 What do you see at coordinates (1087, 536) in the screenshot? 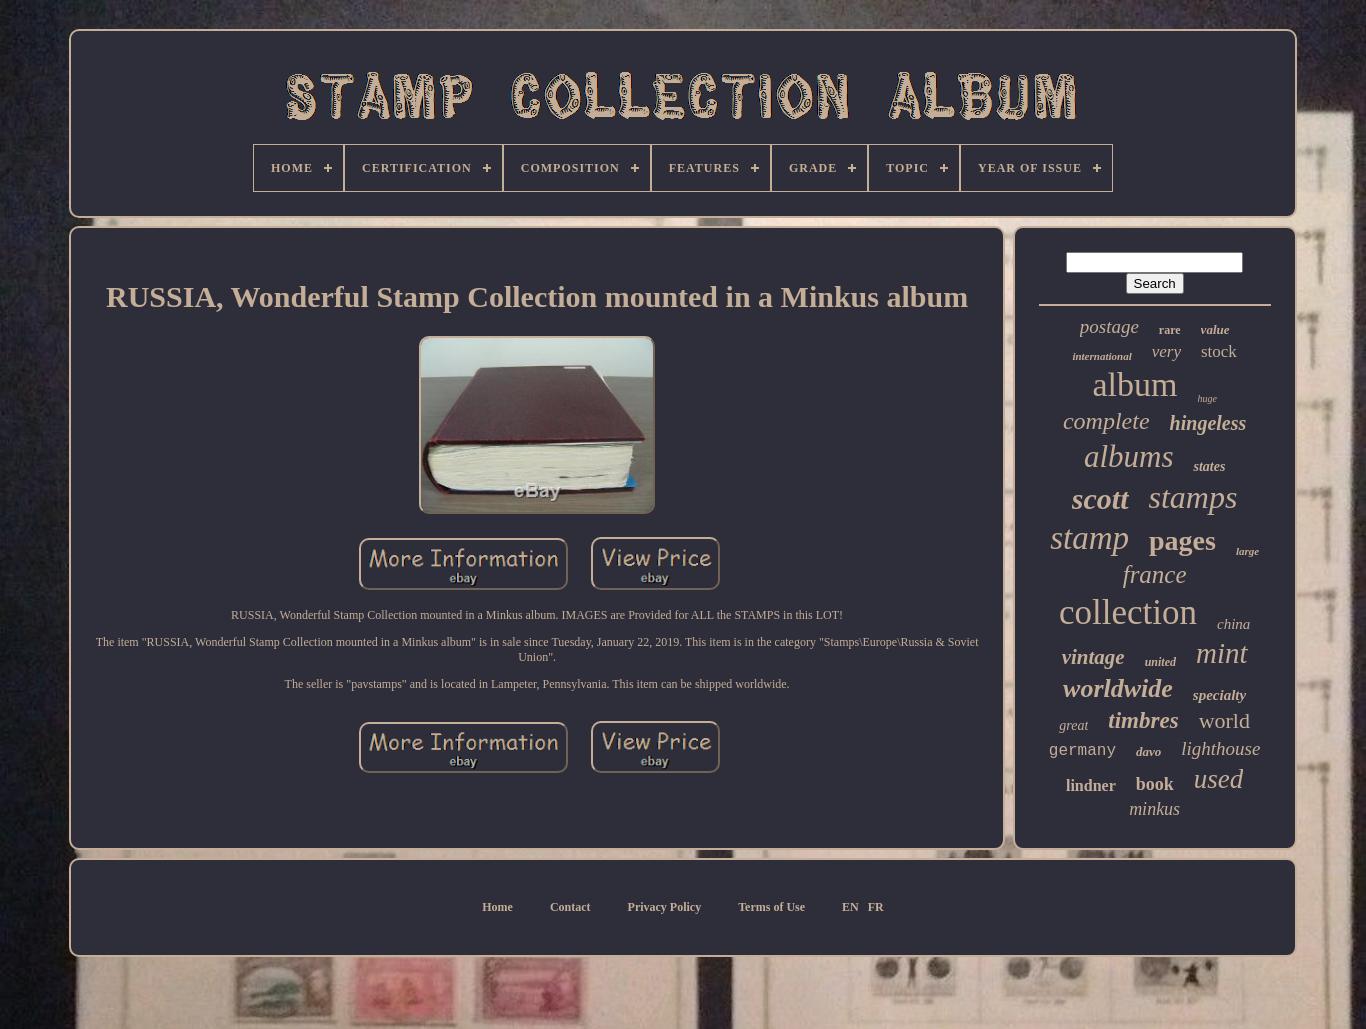
I see `'stamp'` at bounding box center [1087, 536].